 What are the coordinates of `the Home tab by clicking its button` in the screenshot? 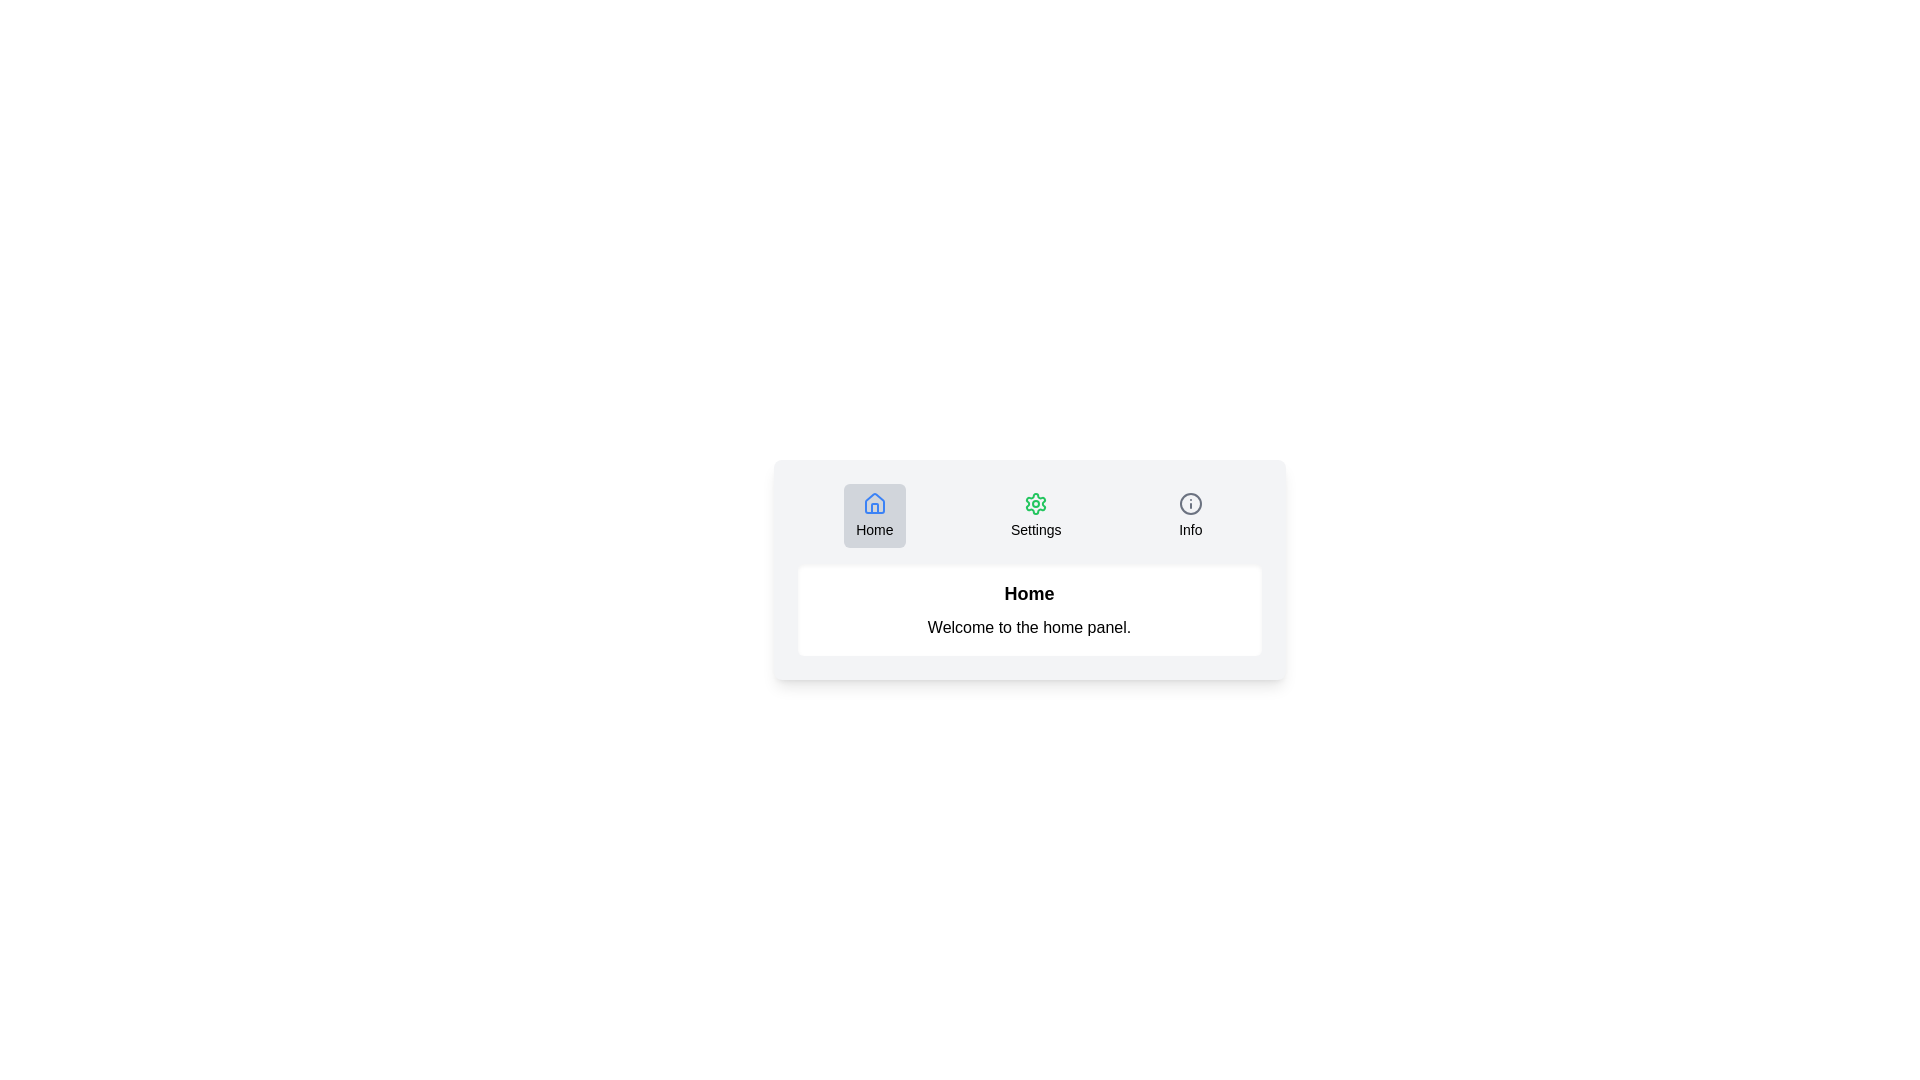 It's located at (874, 515).